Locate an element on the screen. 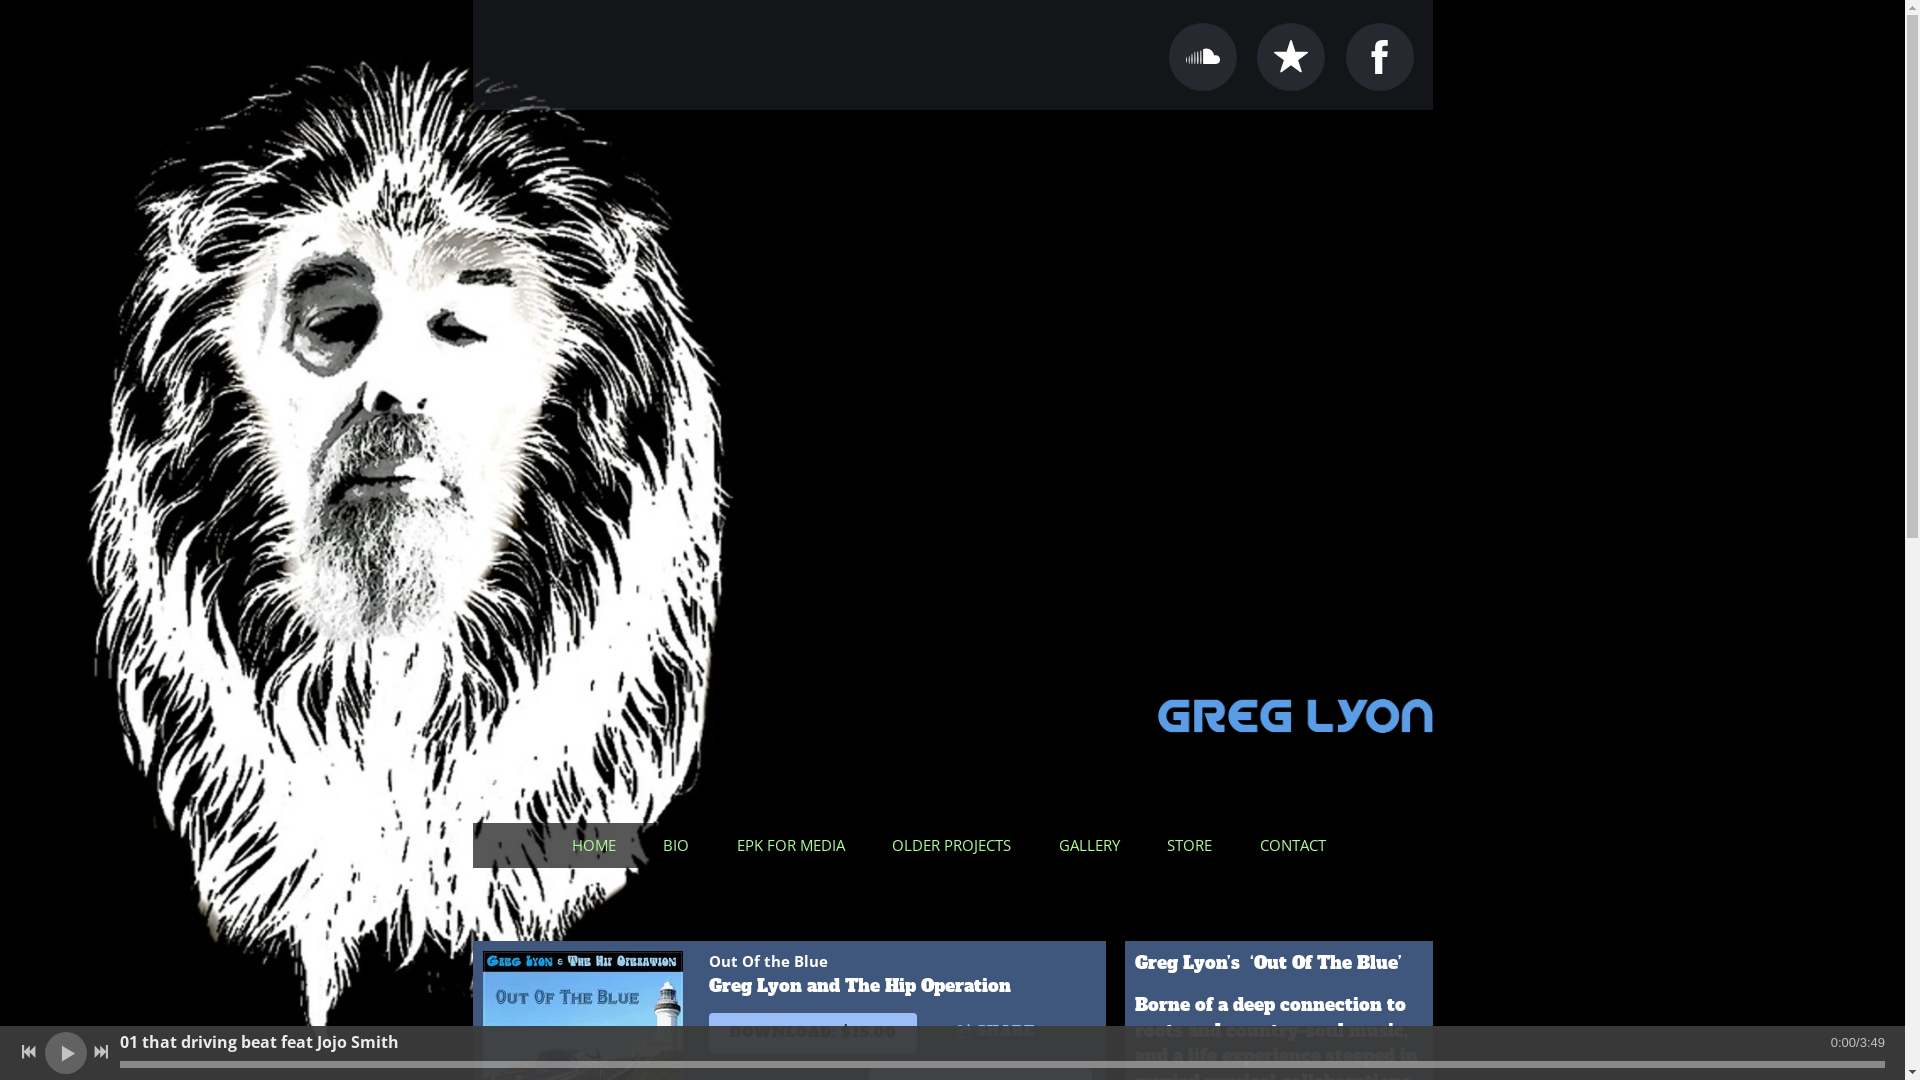 The height and width of the screenshot is (1080, 1920). 'DOWNLOAD: $15.00' is located at coordinates (811, 1033).